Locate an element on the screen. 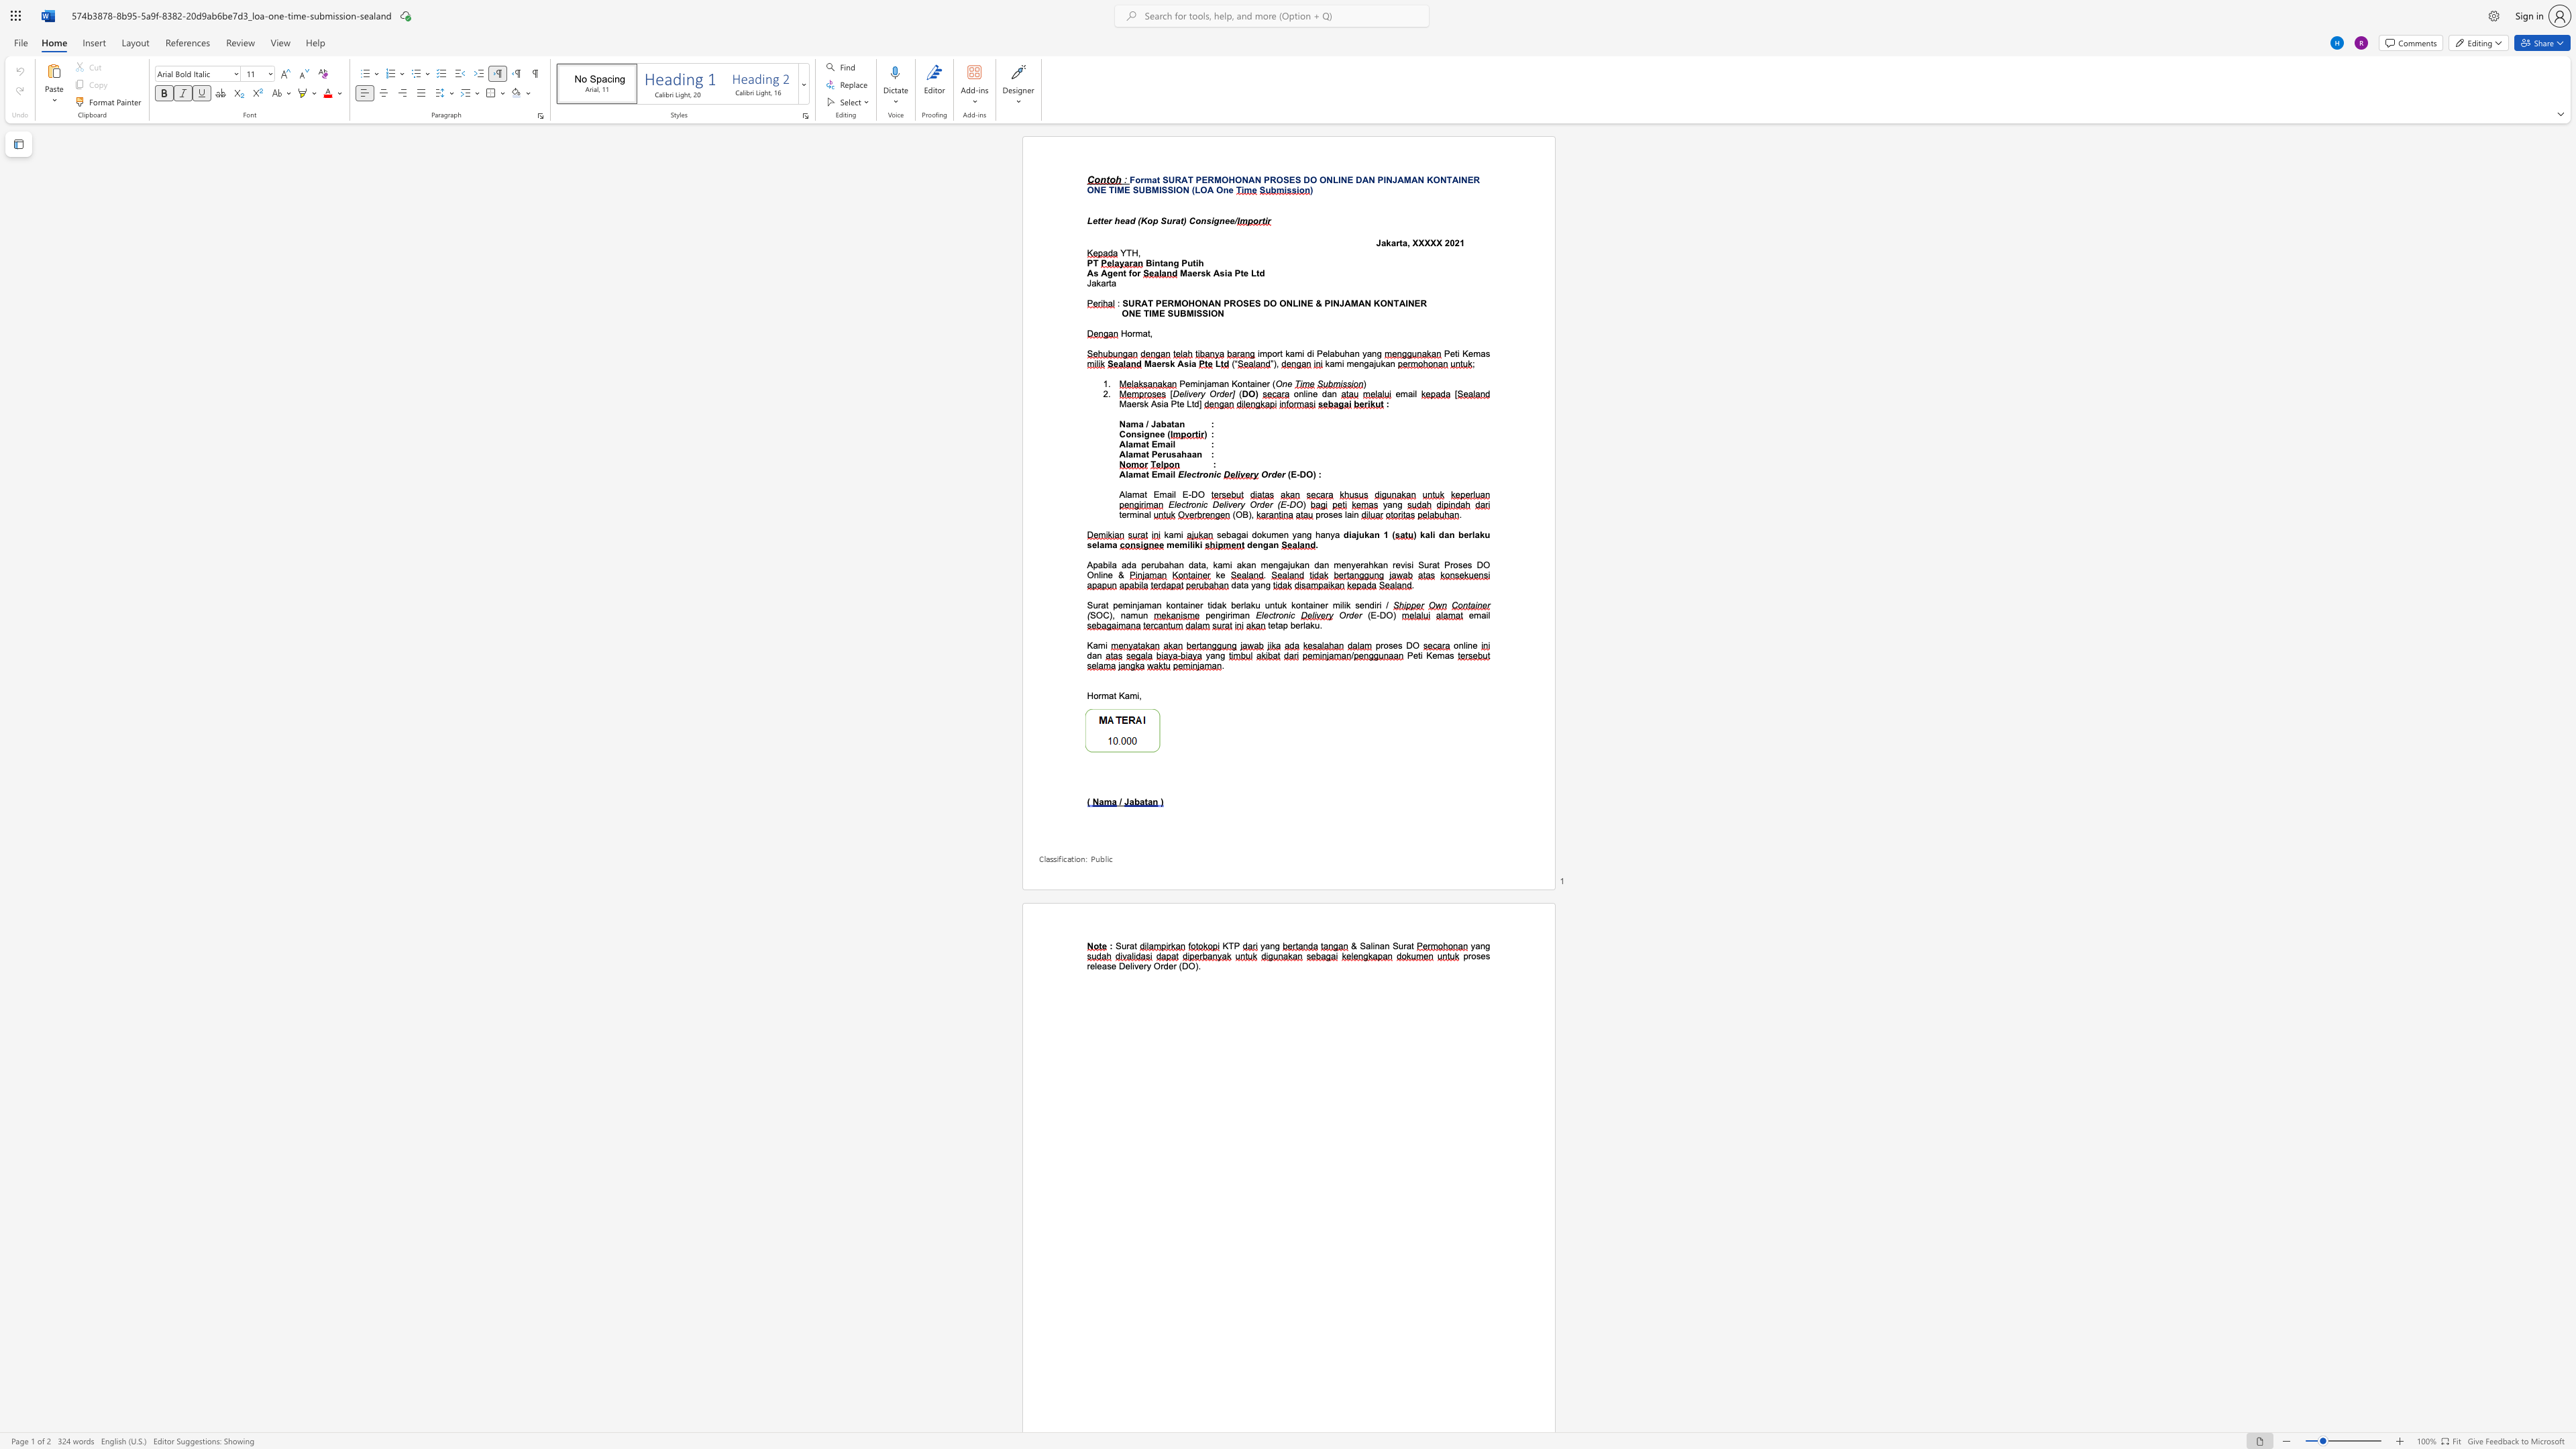  the subset text "aer" within the text "Maersk Asia" is located at coordinates (1150, 362).